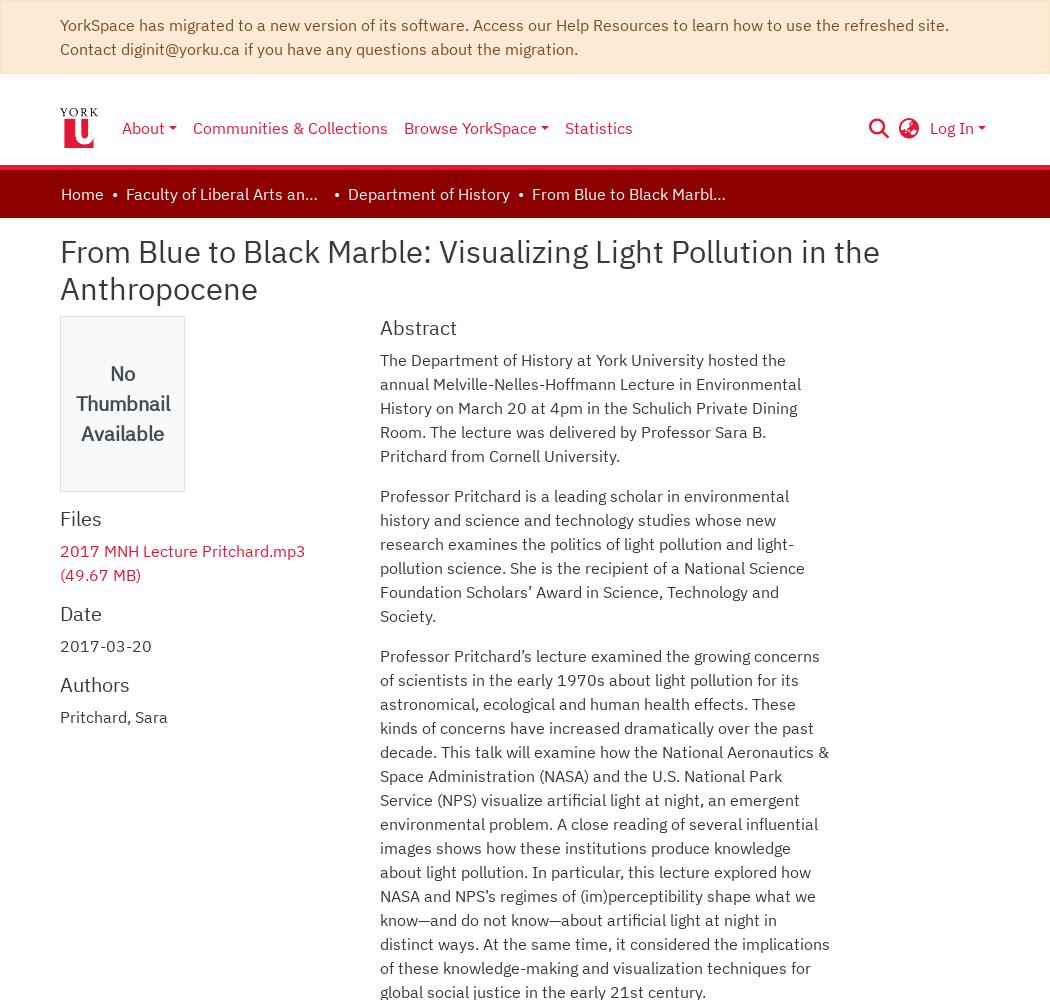  I want to click on 'Date', so click(80, 612).